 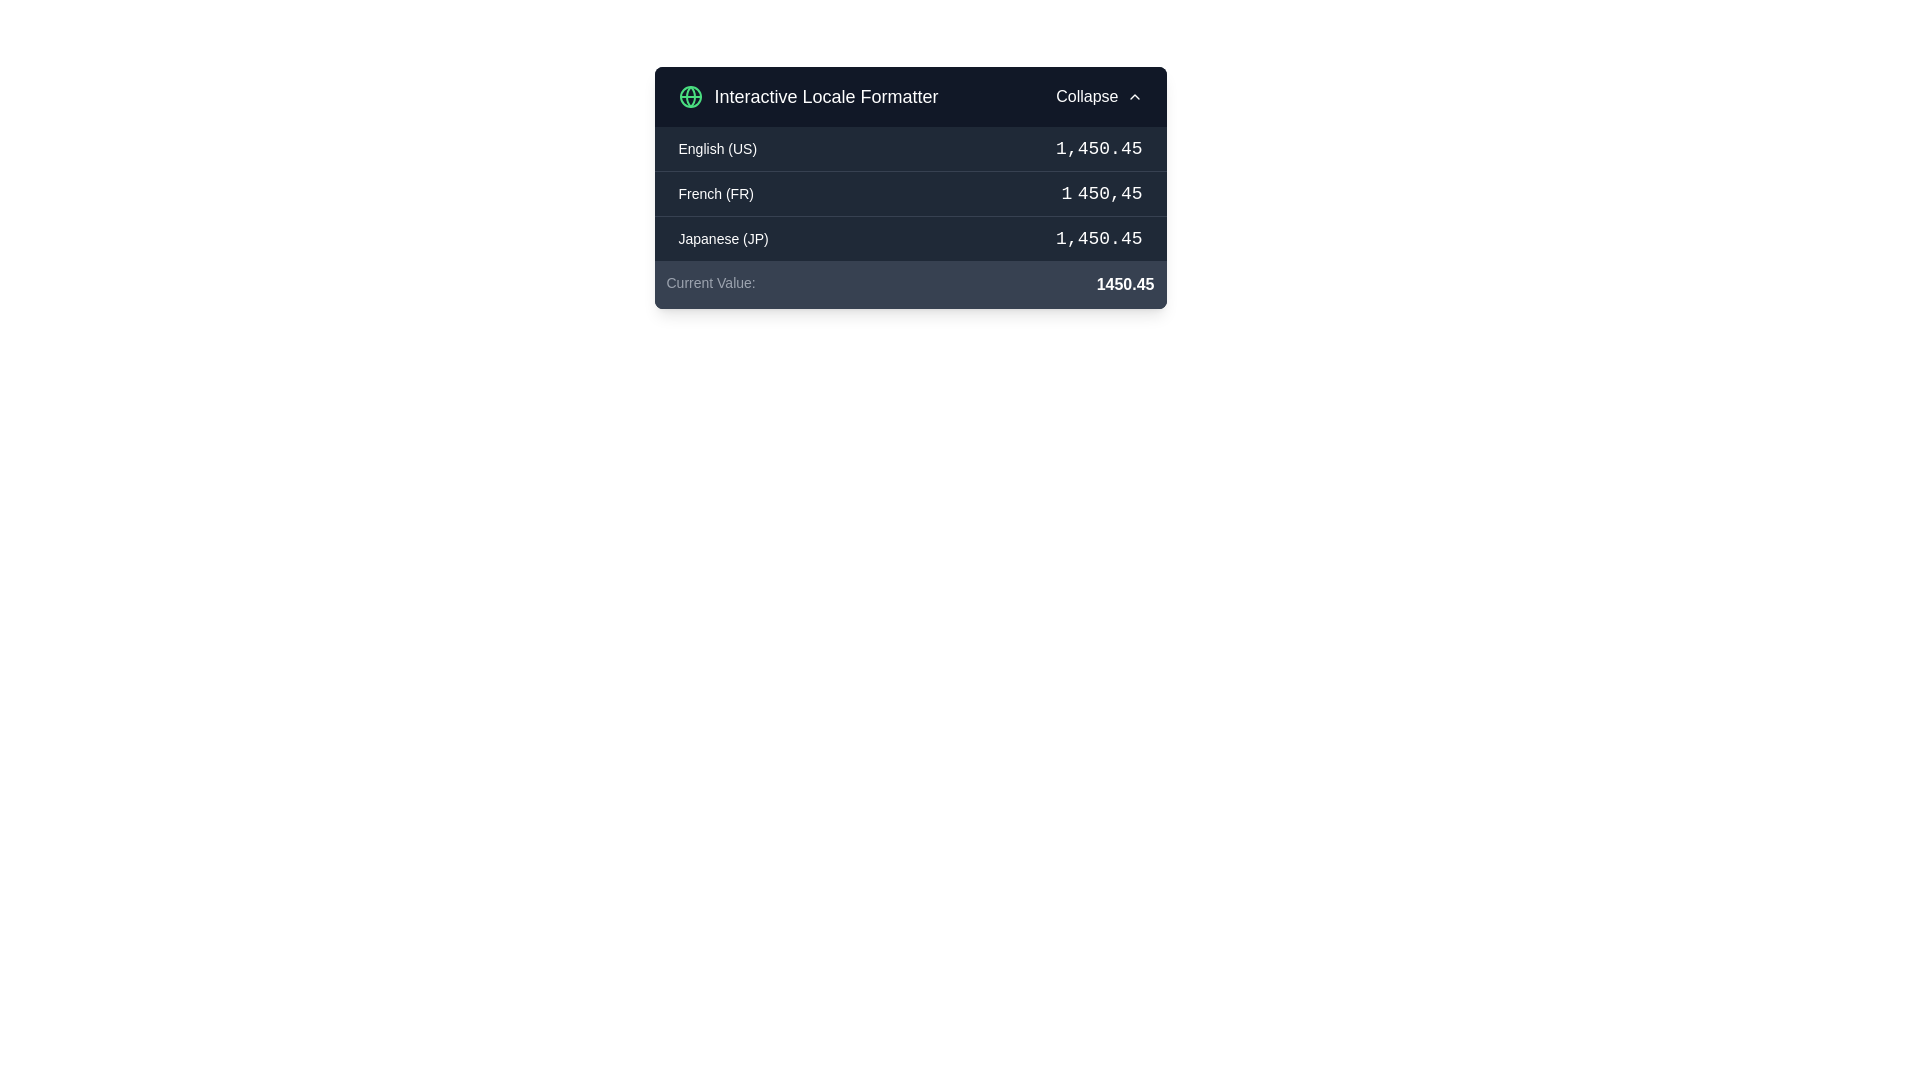 I want to click on the 'Collapse' button with an upward arrow icon located at the top-right corner of the 'Interactive Locale Formatter' component, so click(x=1098, y=96).